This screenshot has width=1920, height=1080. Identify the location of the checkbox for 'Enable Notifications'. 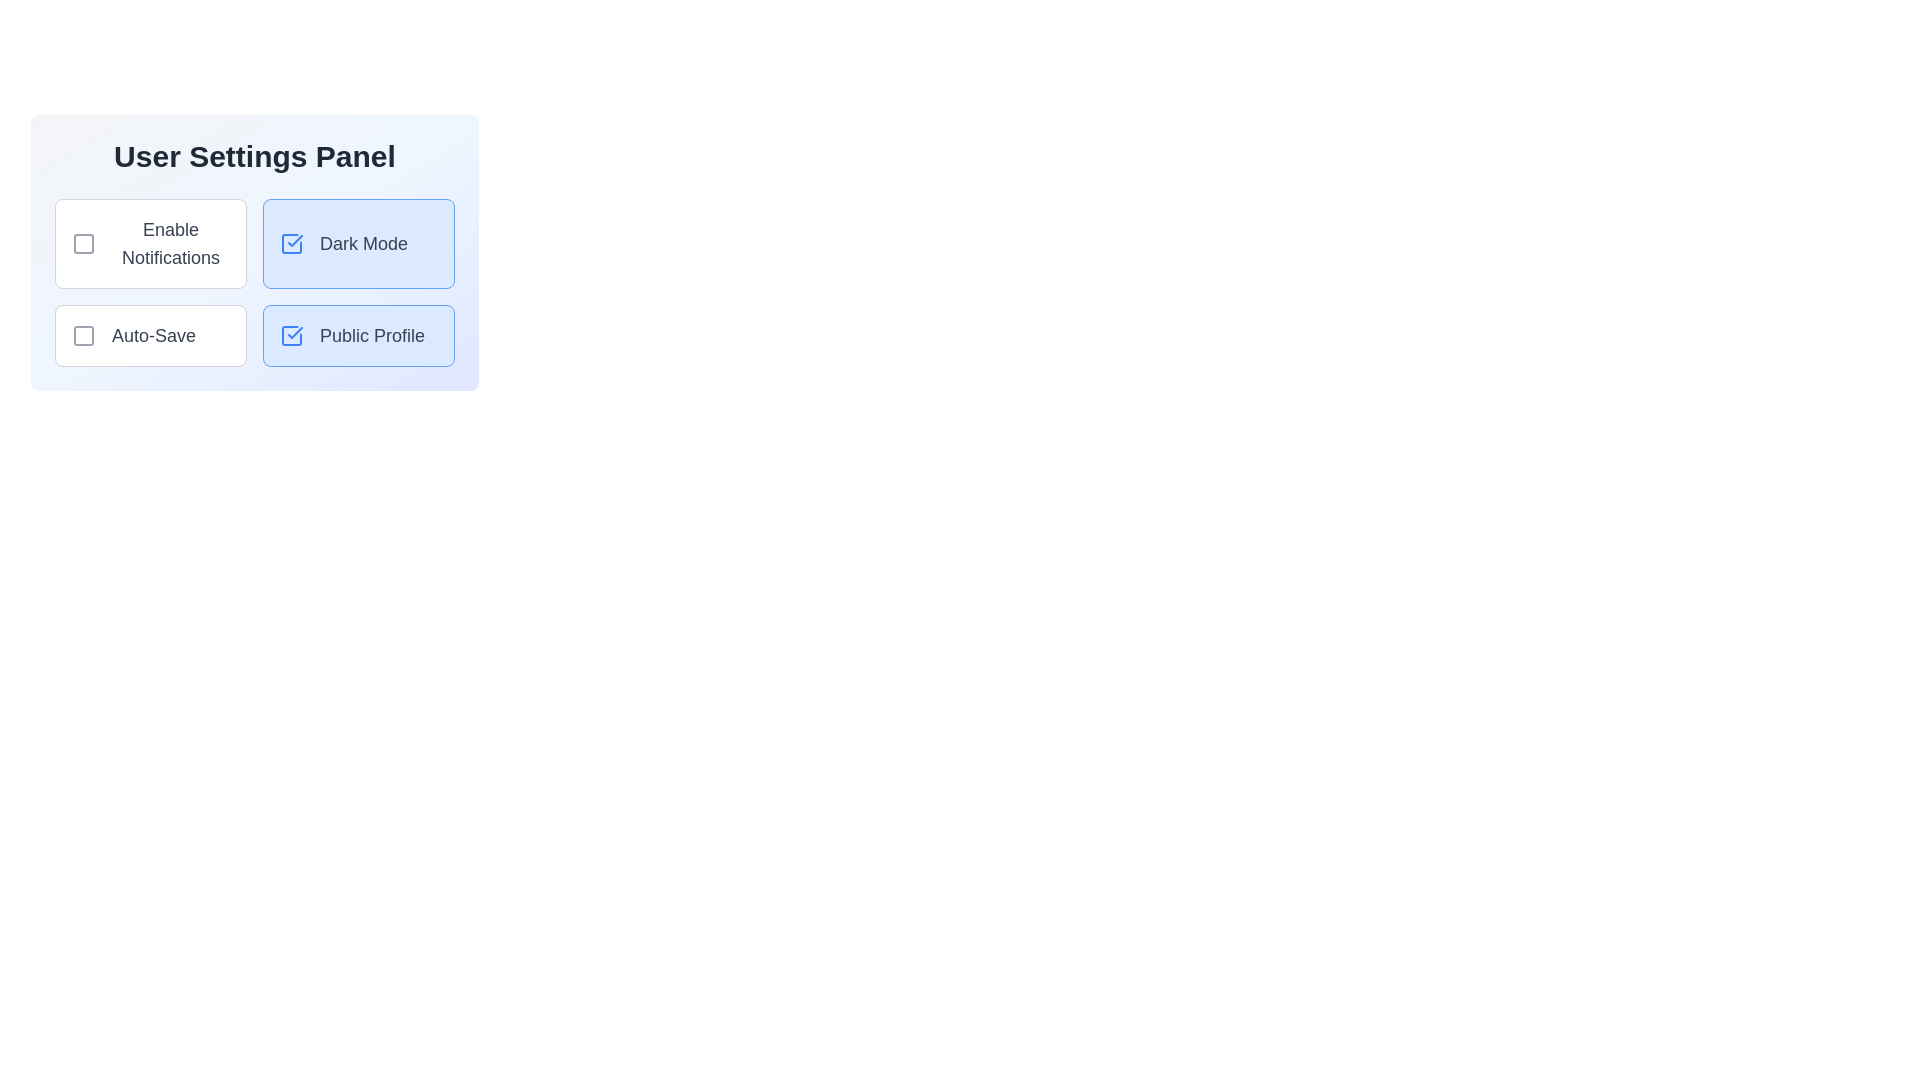
(82, 242).